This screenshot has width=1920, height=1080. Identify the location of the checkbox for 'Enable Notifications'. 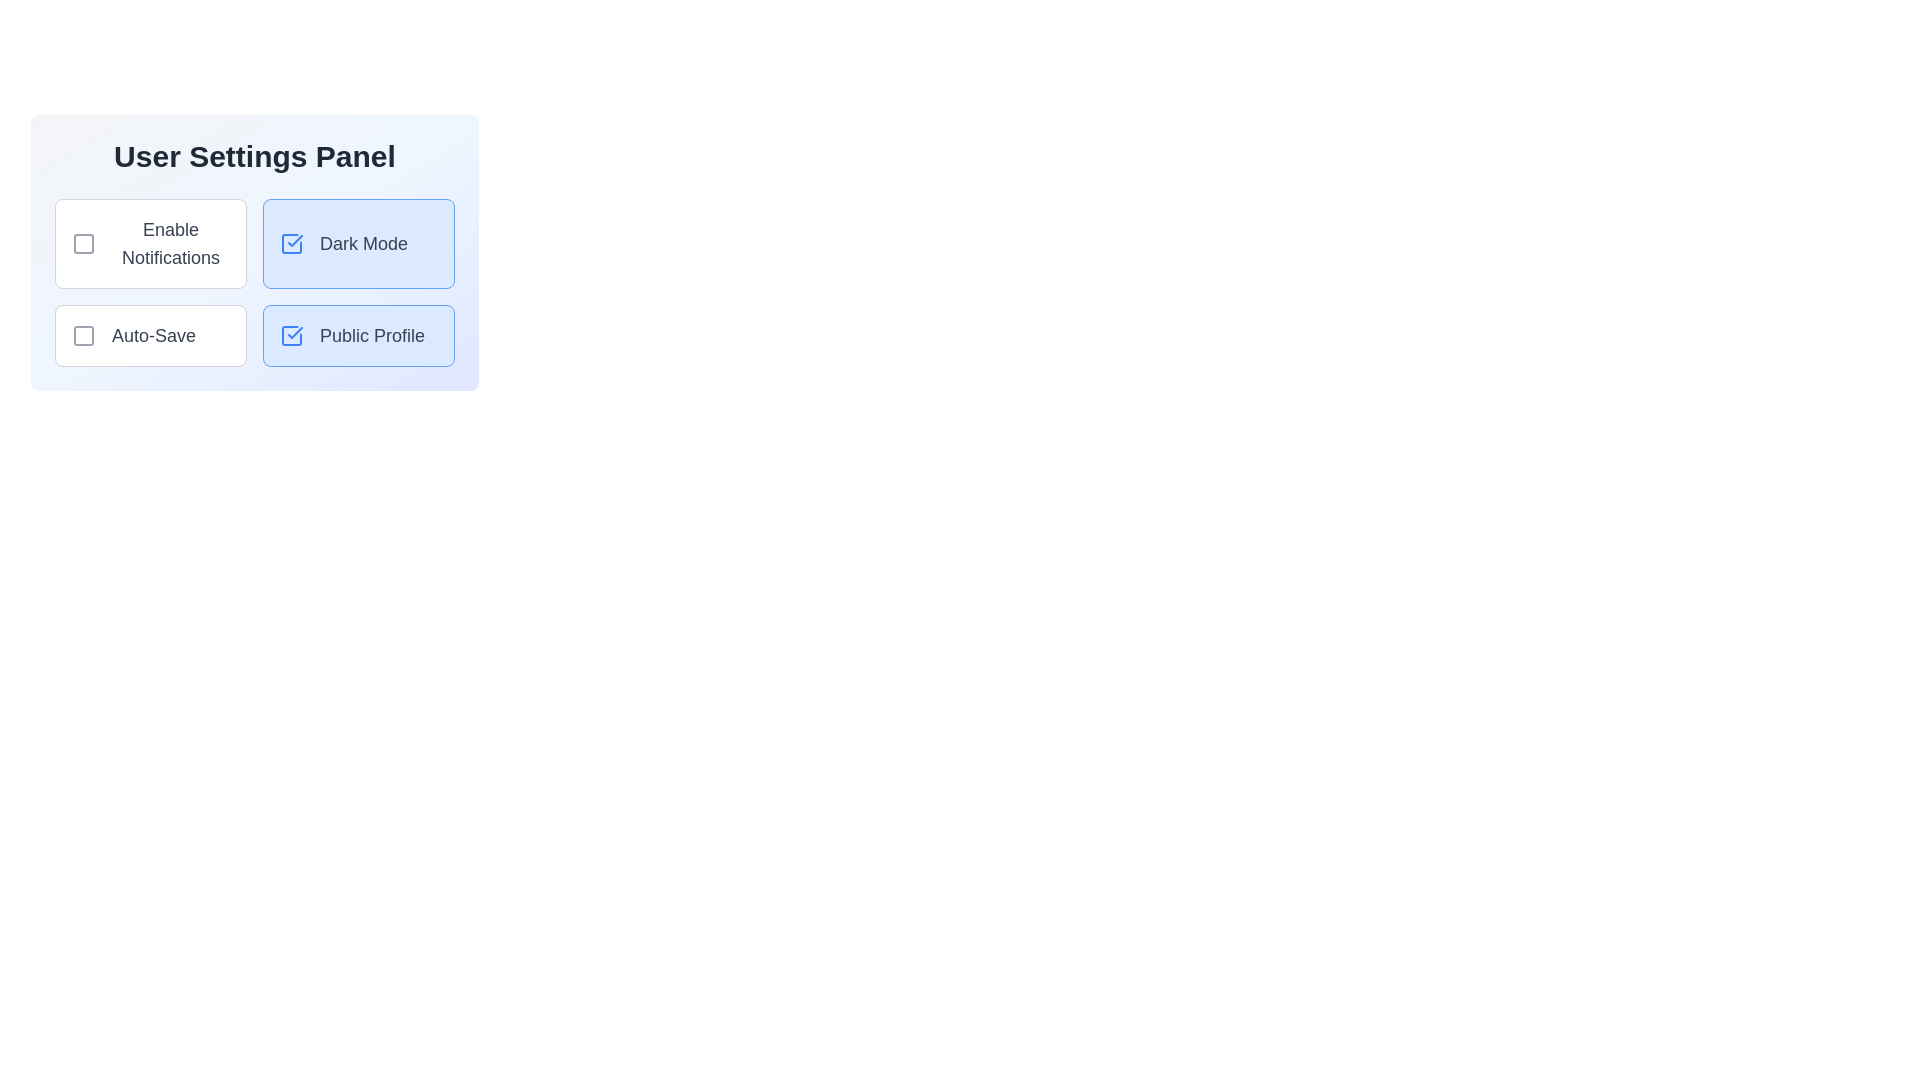
(82, 242).